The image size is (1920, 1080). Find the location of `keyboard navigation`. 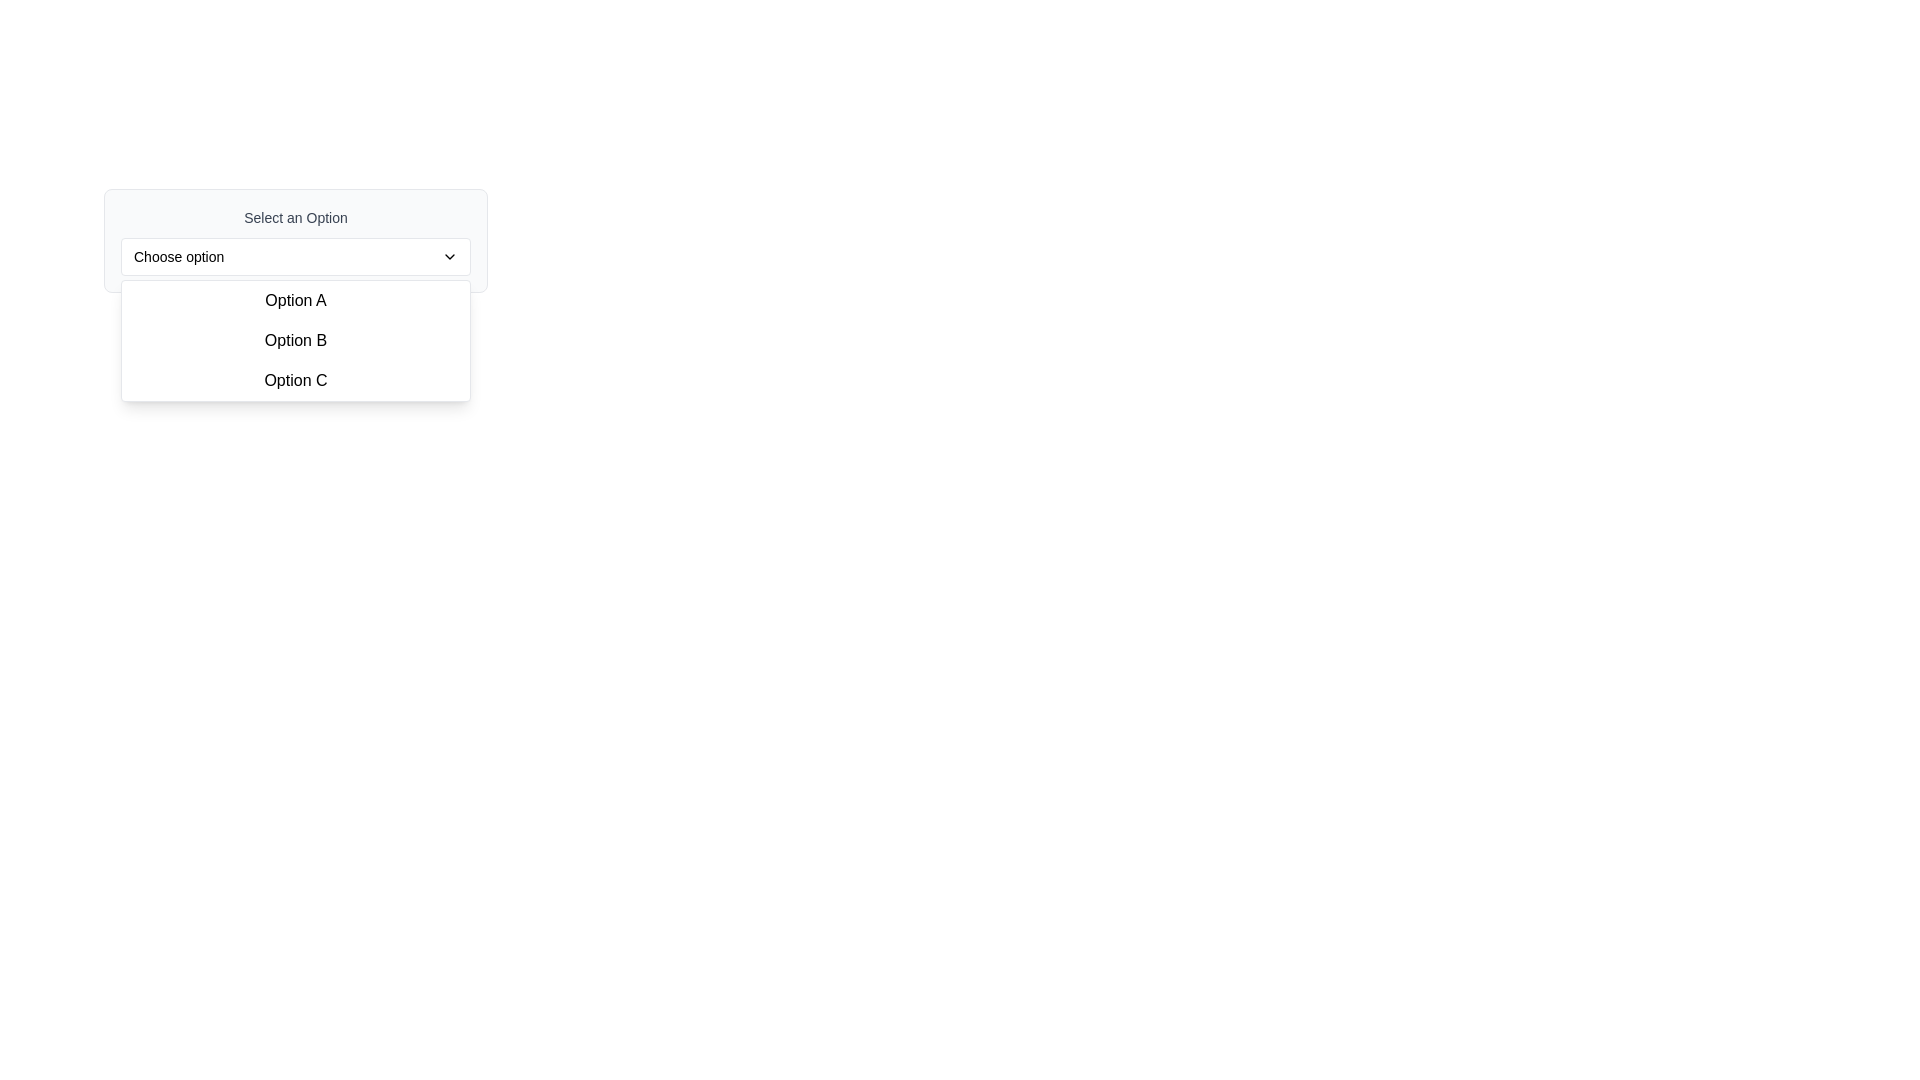

keyboard navigation is located at coordinates (295, 239).